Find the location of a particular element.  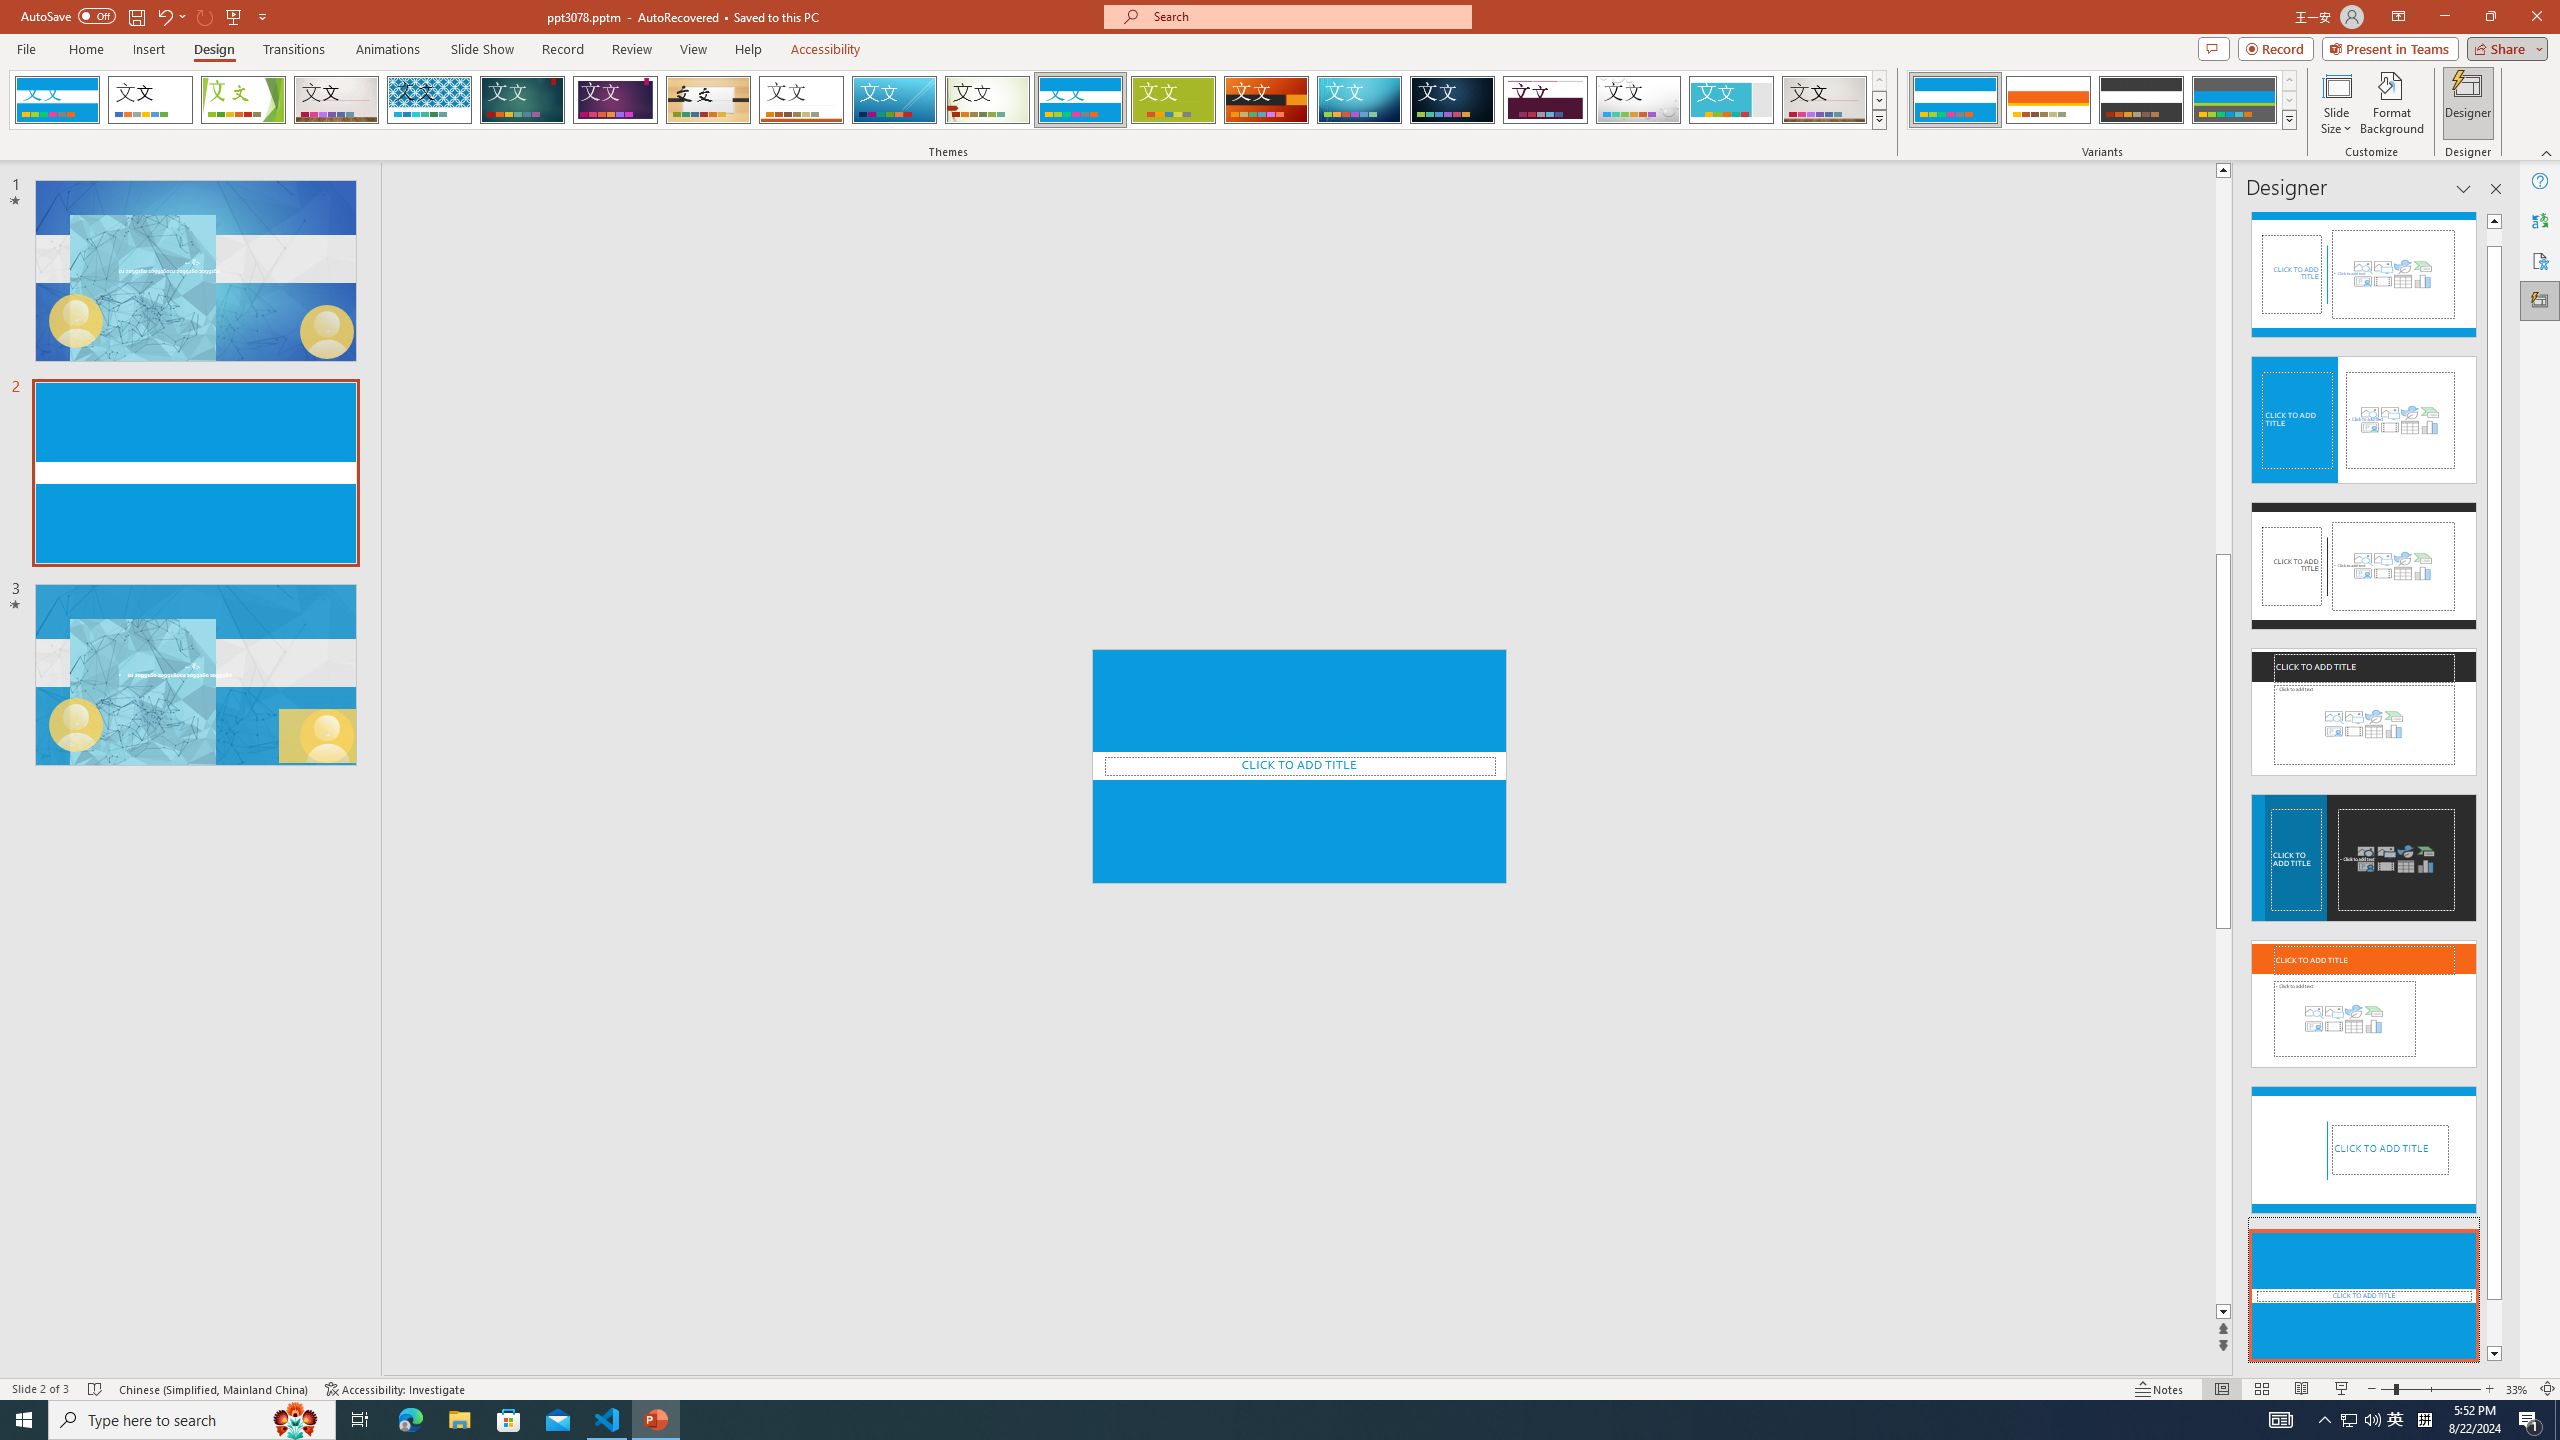

'Class: NetUIScrollBar' is located at coordinates (2494, 786).